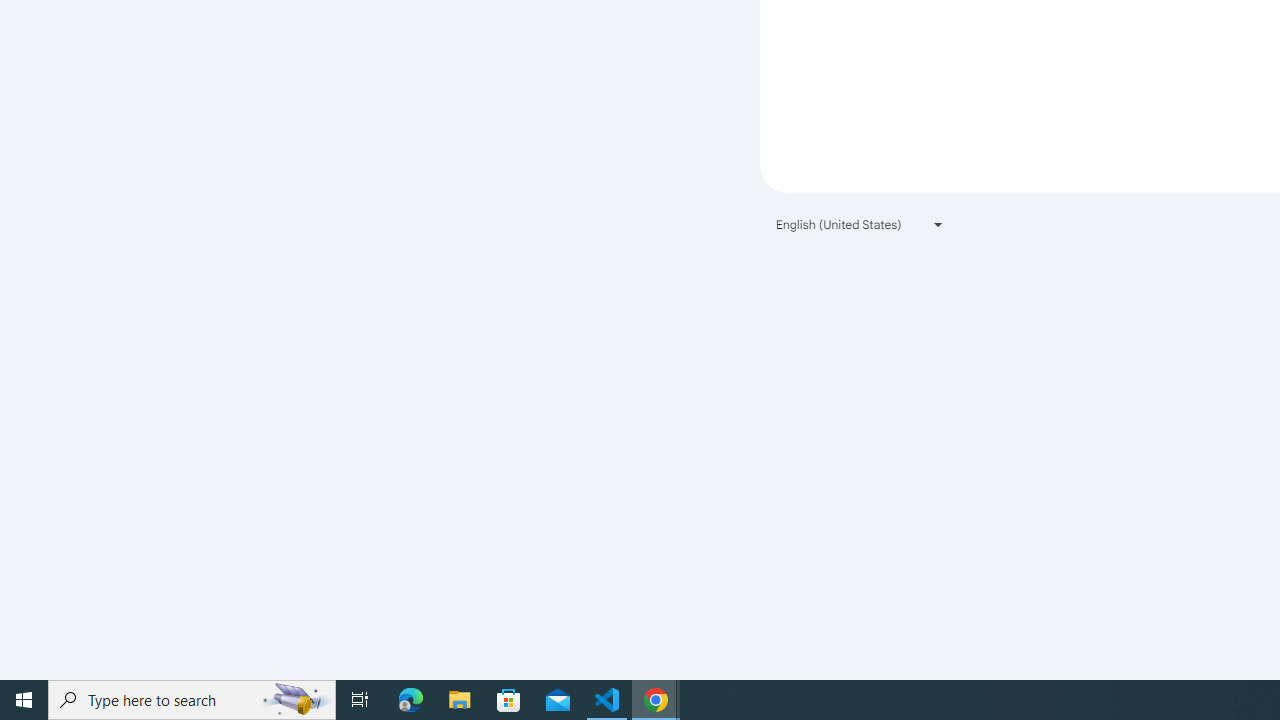 The width and height of the screenshot is (1280, 720). What do you see at coordinates (860, 224) in the screenshot?
I see `'English (United States)'` at bounding box center [860, 224].